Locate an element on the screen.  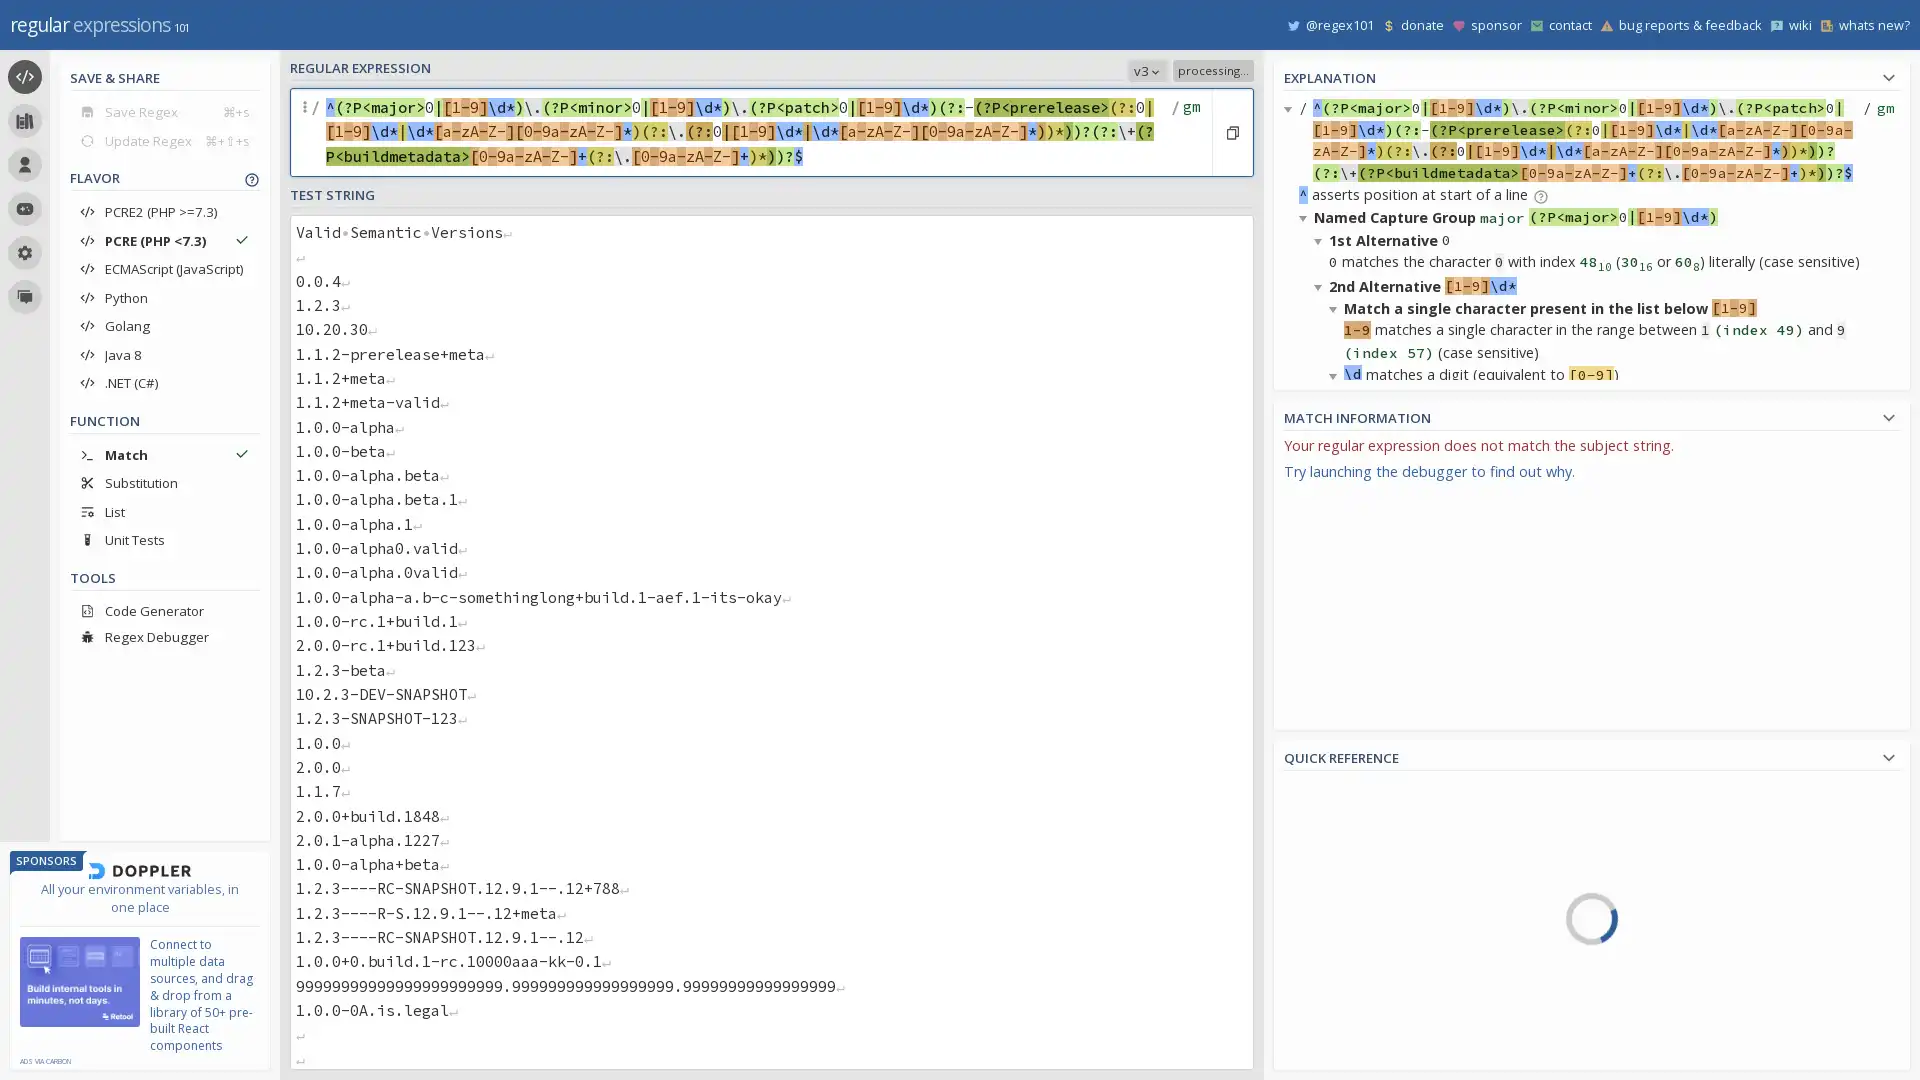
Export Matches is located at coordinates (1882, 451).